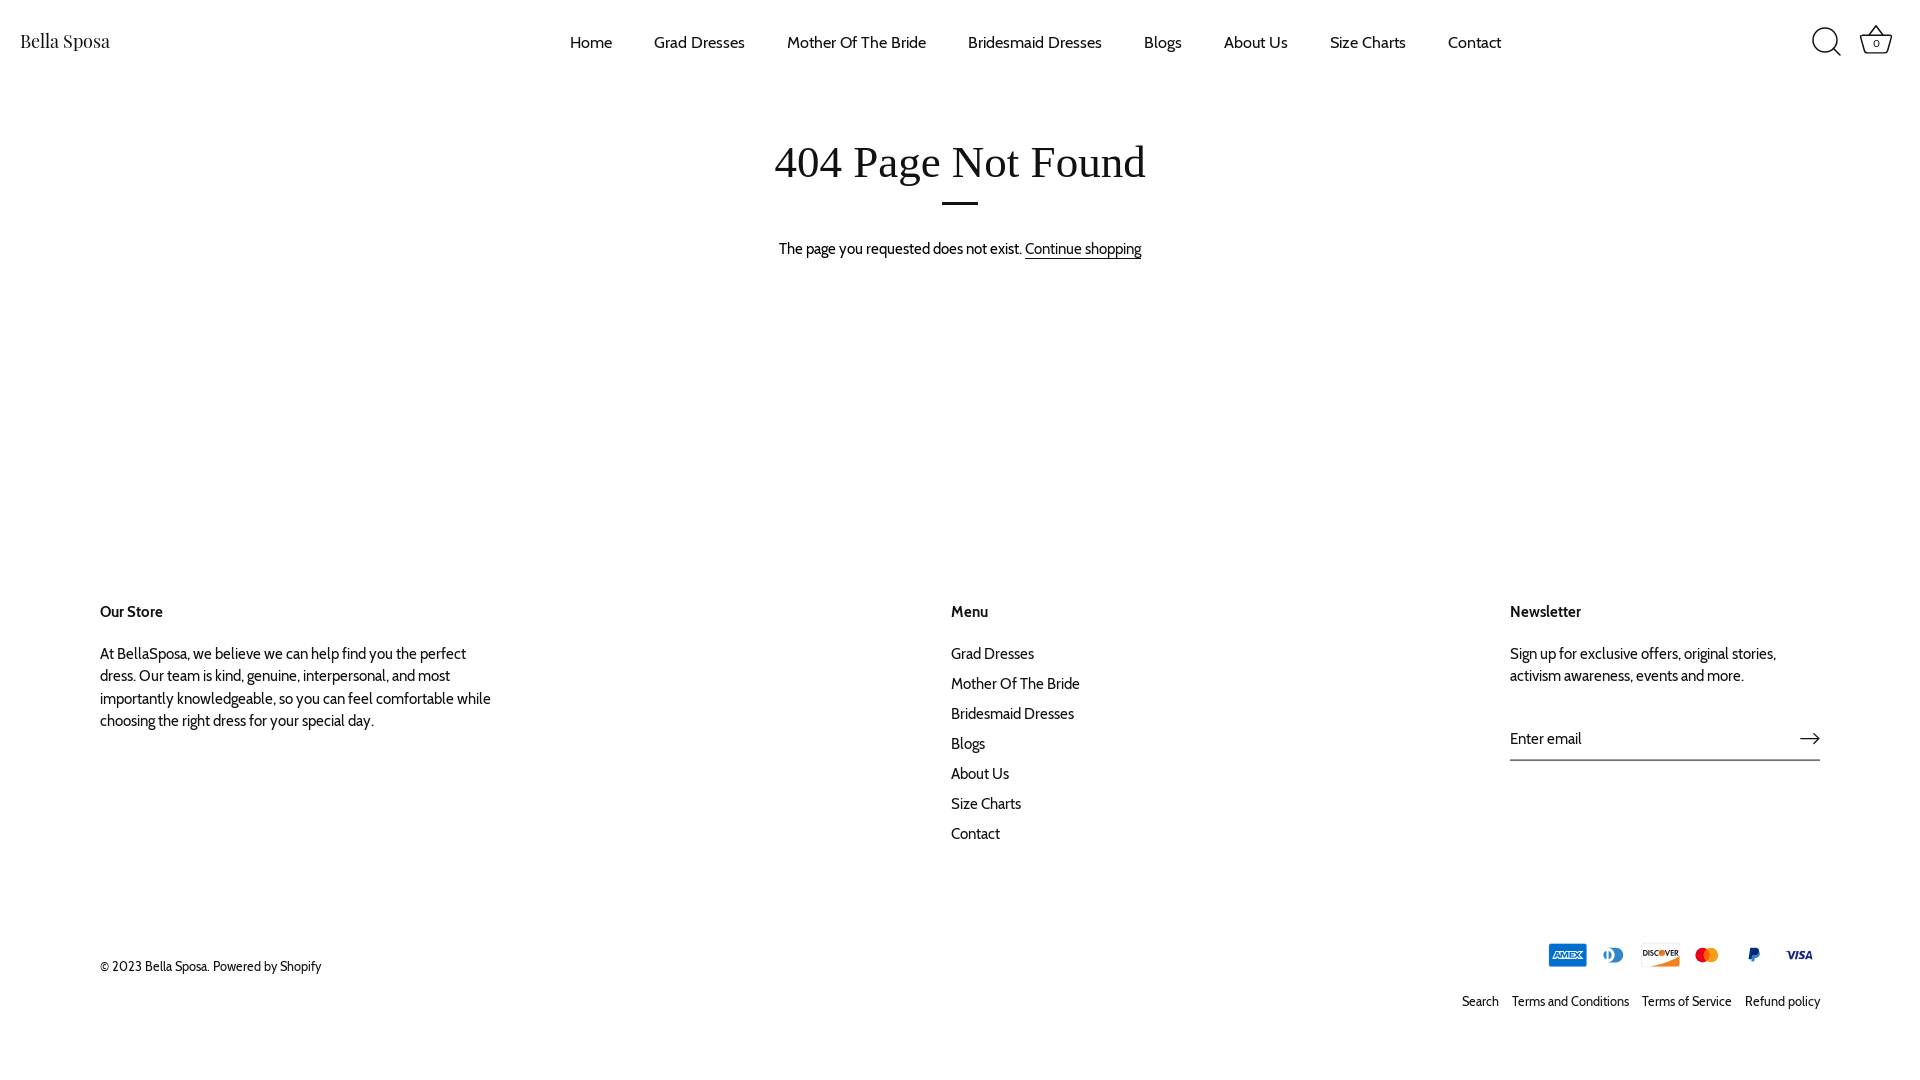  I want to click on 'Bella Sposa', so click(143, 41).